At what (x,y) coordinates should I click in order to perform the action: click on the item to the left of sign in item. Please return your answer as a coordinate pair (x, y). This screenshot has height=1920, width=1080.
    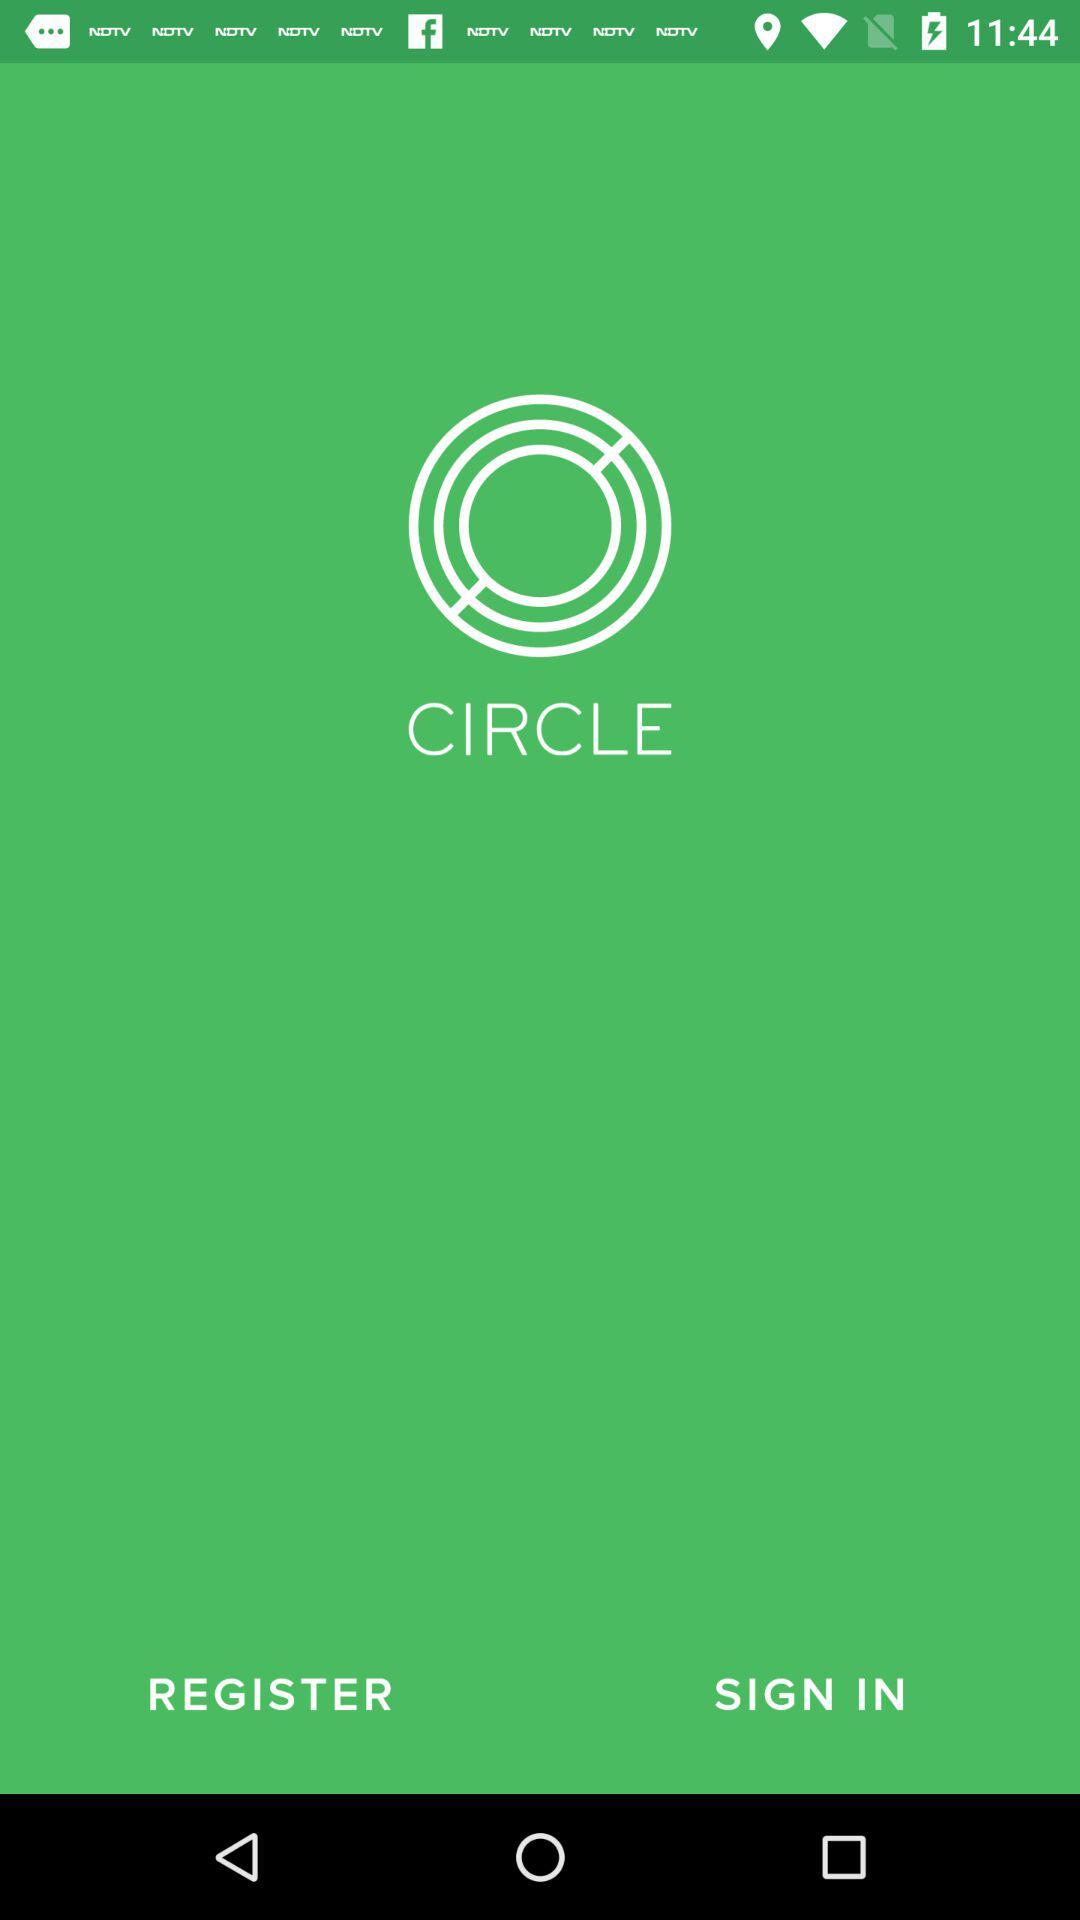
    Looking at the image, I should click on (270, 1694).